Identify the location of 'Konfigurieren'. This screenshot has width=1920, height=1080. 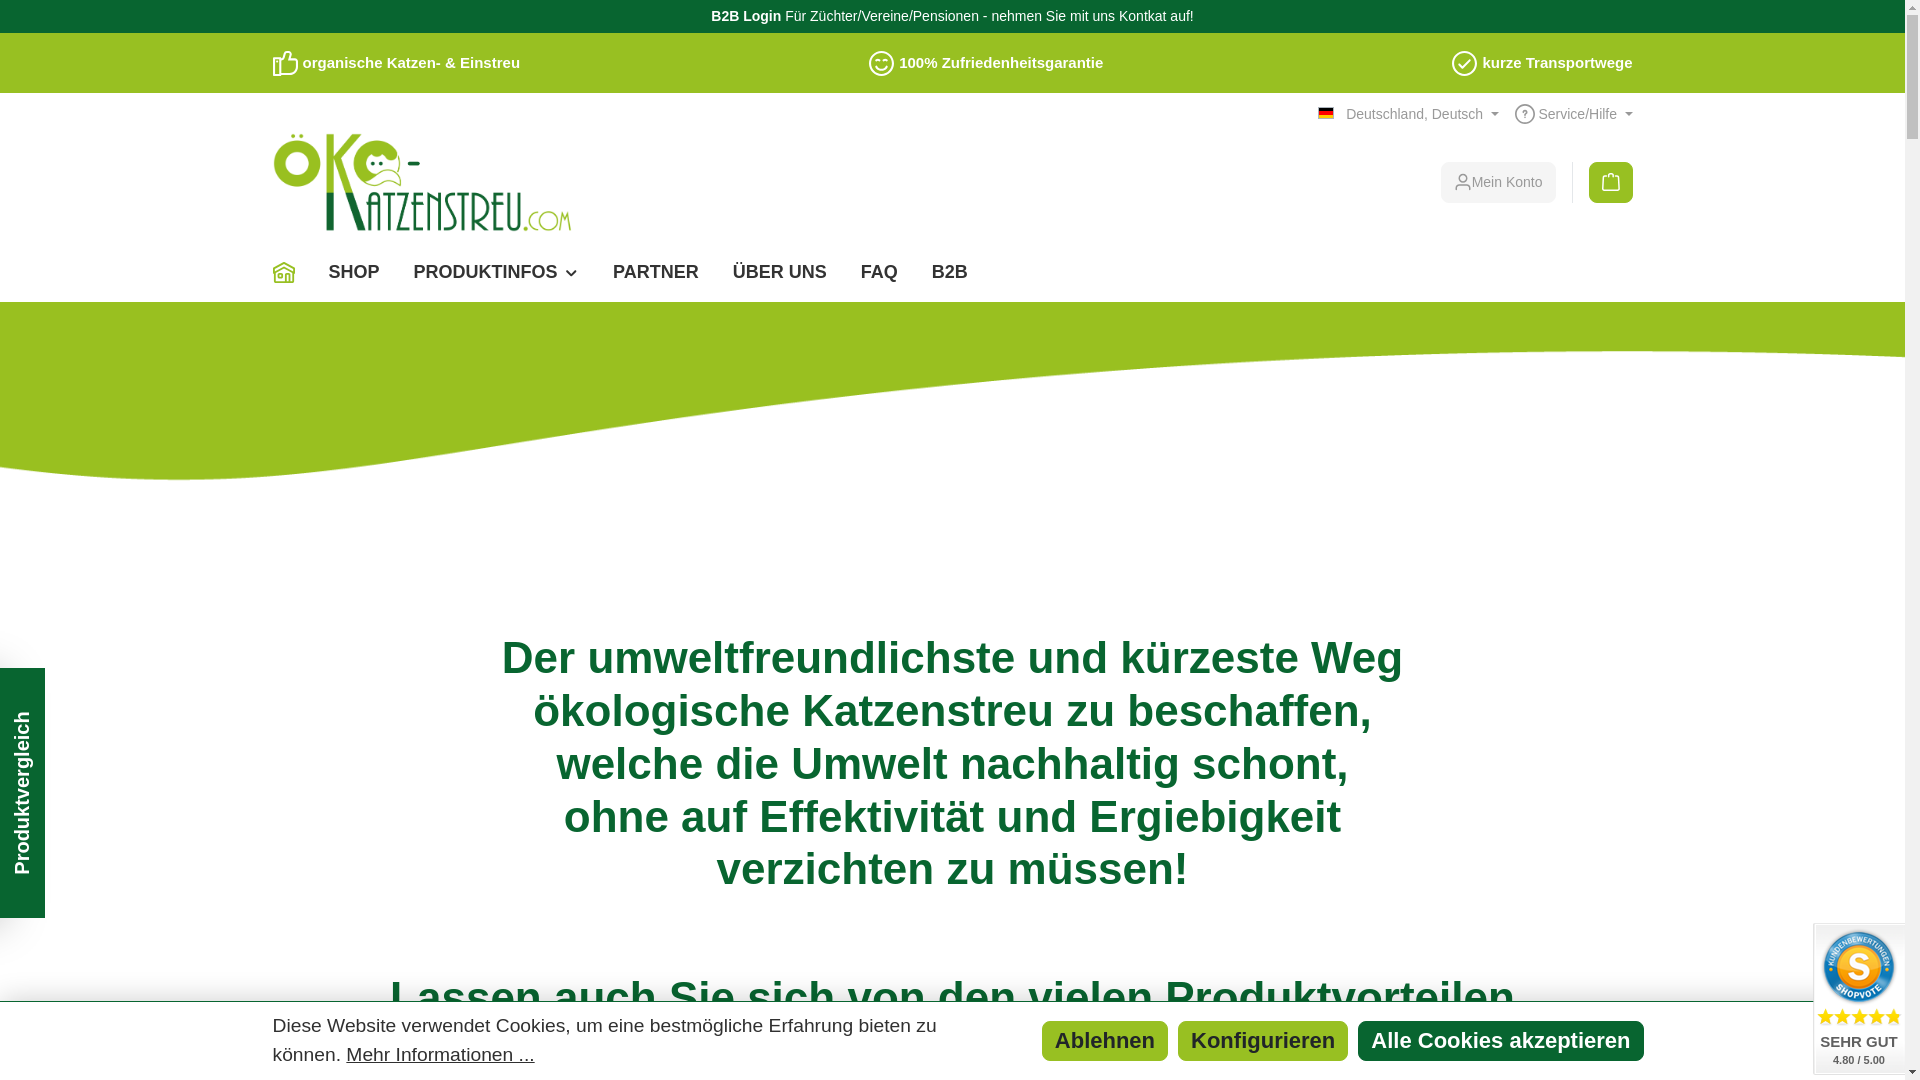
(1177, 1040).